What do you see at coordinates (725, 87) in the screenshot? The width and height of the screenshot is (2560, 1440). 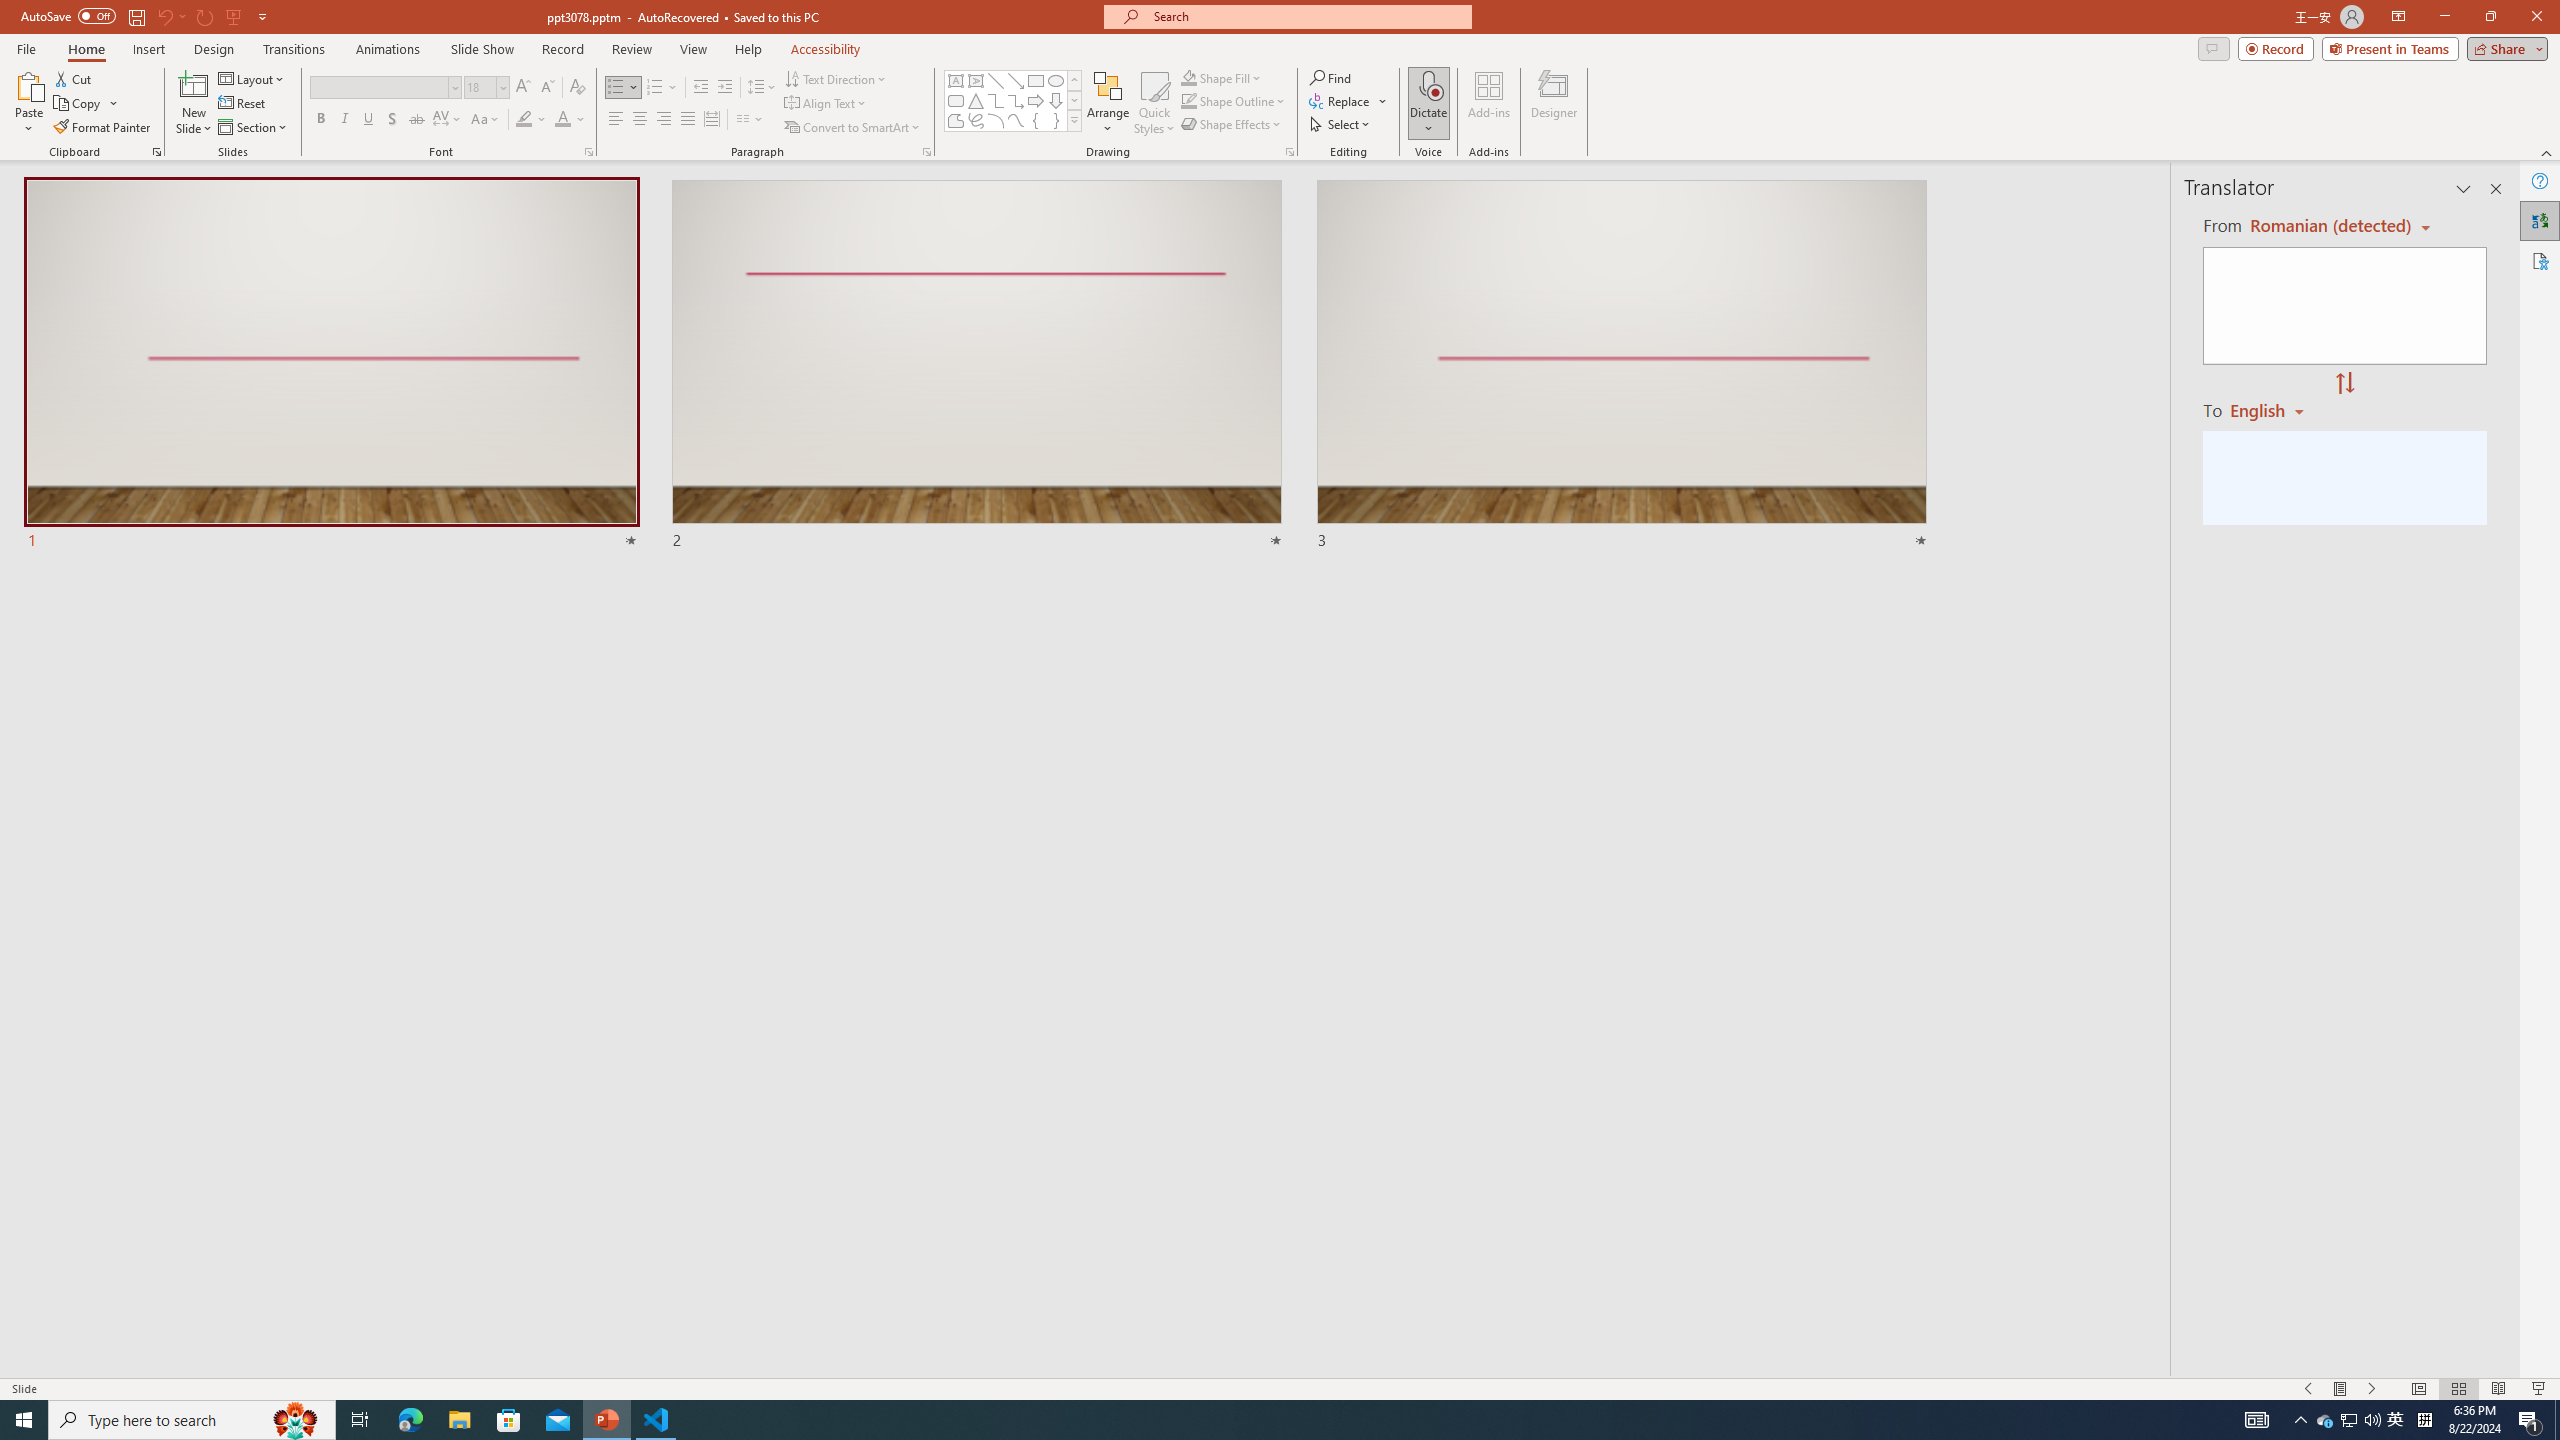 I see `'Increase Indent'` at bounding box center [725, 87].